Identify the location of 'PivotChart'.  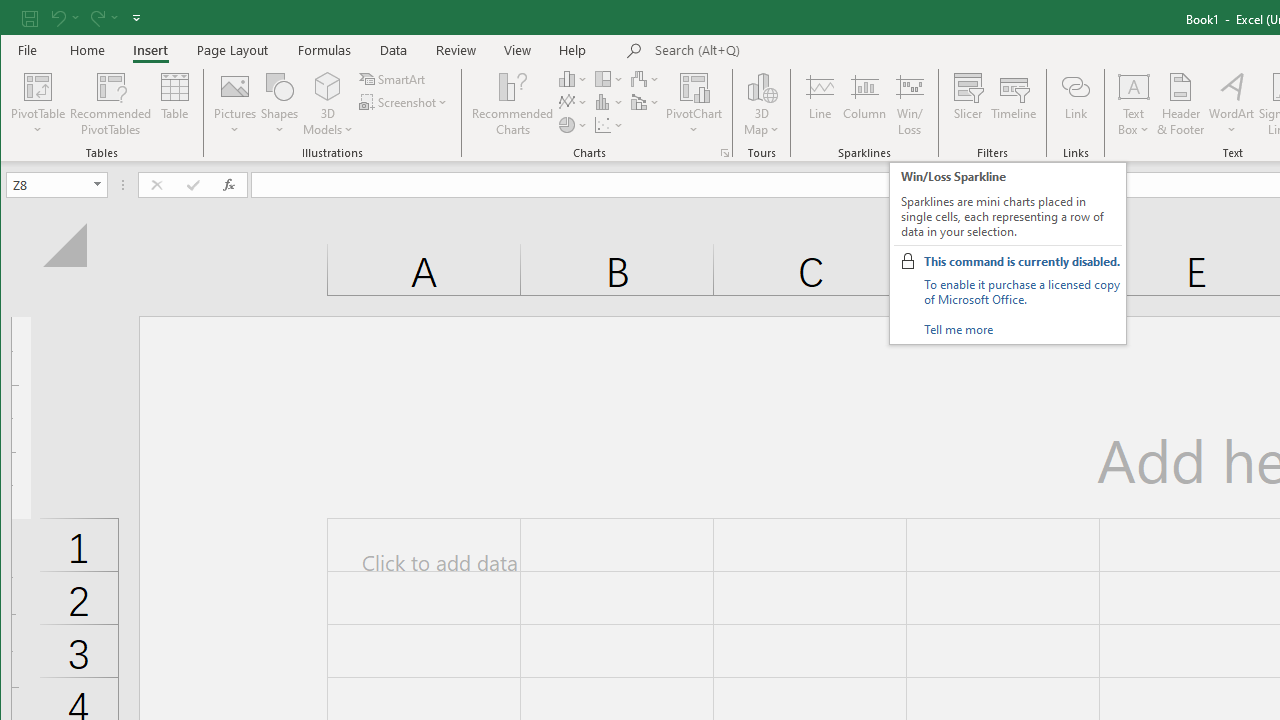
(694, 104).